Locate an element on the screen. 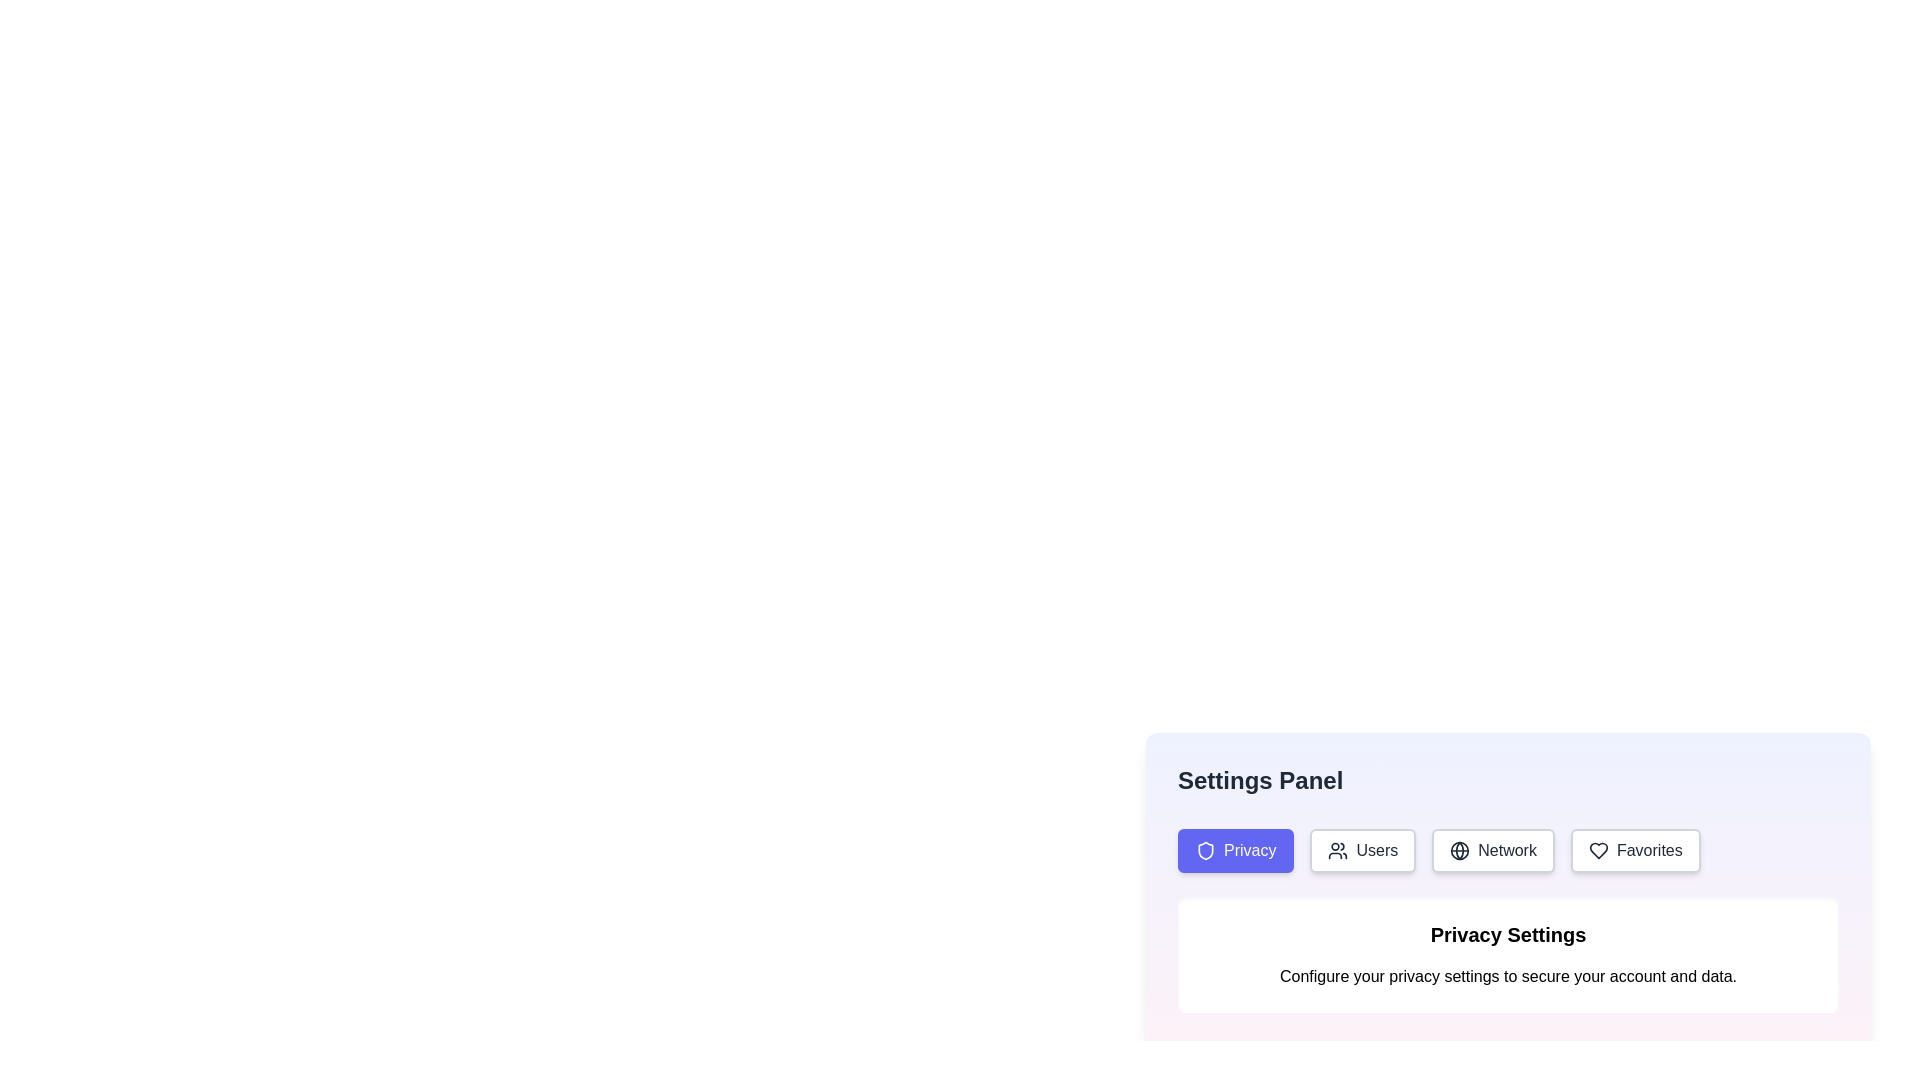  the 'users' icon located to the left of the 'Users' navigation button in the settings panel is located at coordinates (1338, 851).